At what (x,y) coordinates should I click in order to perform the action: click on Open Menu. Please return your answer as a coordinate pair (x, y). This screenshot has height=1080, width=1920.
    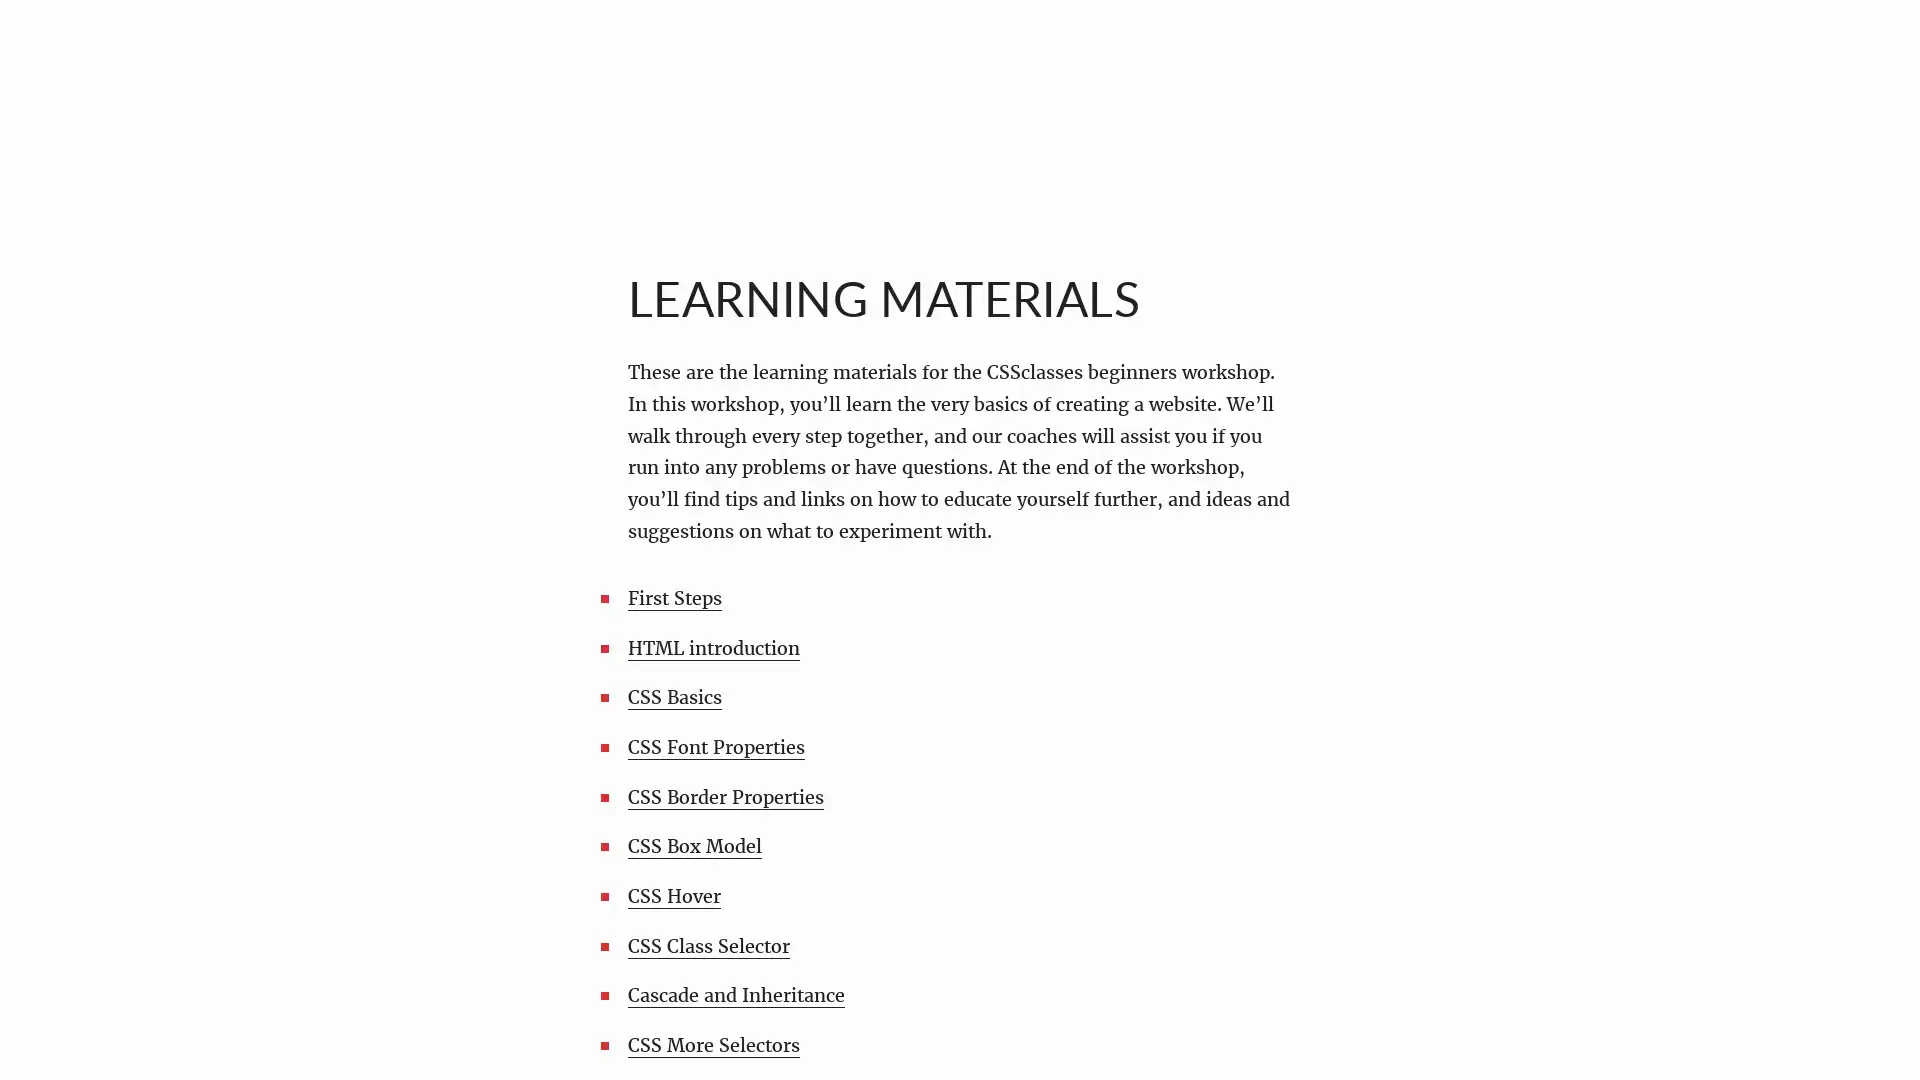
    Looking at the image, I should click on (64, 63).